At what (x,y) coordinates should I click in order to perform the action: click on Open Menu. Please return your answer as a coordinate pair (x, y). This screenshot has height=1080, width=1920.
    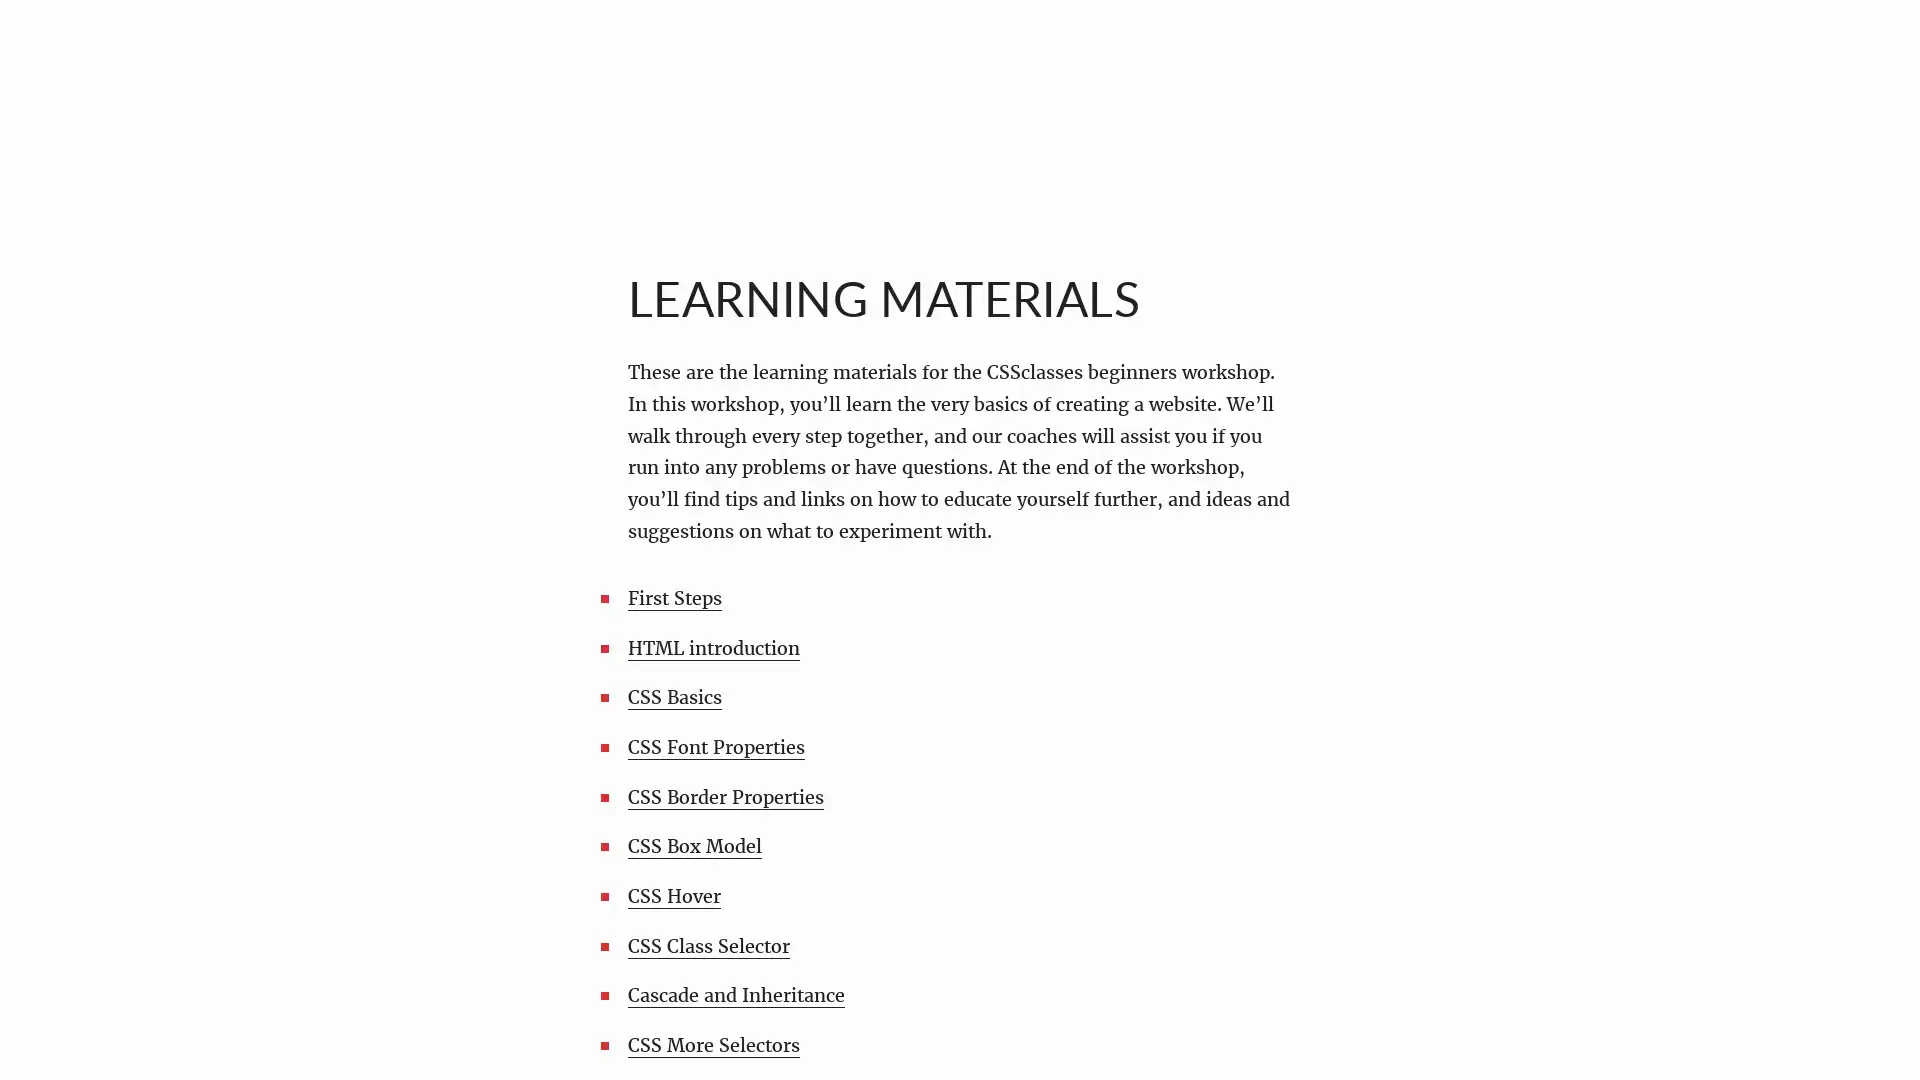
    Looking at the image, I should click on (64, 63).